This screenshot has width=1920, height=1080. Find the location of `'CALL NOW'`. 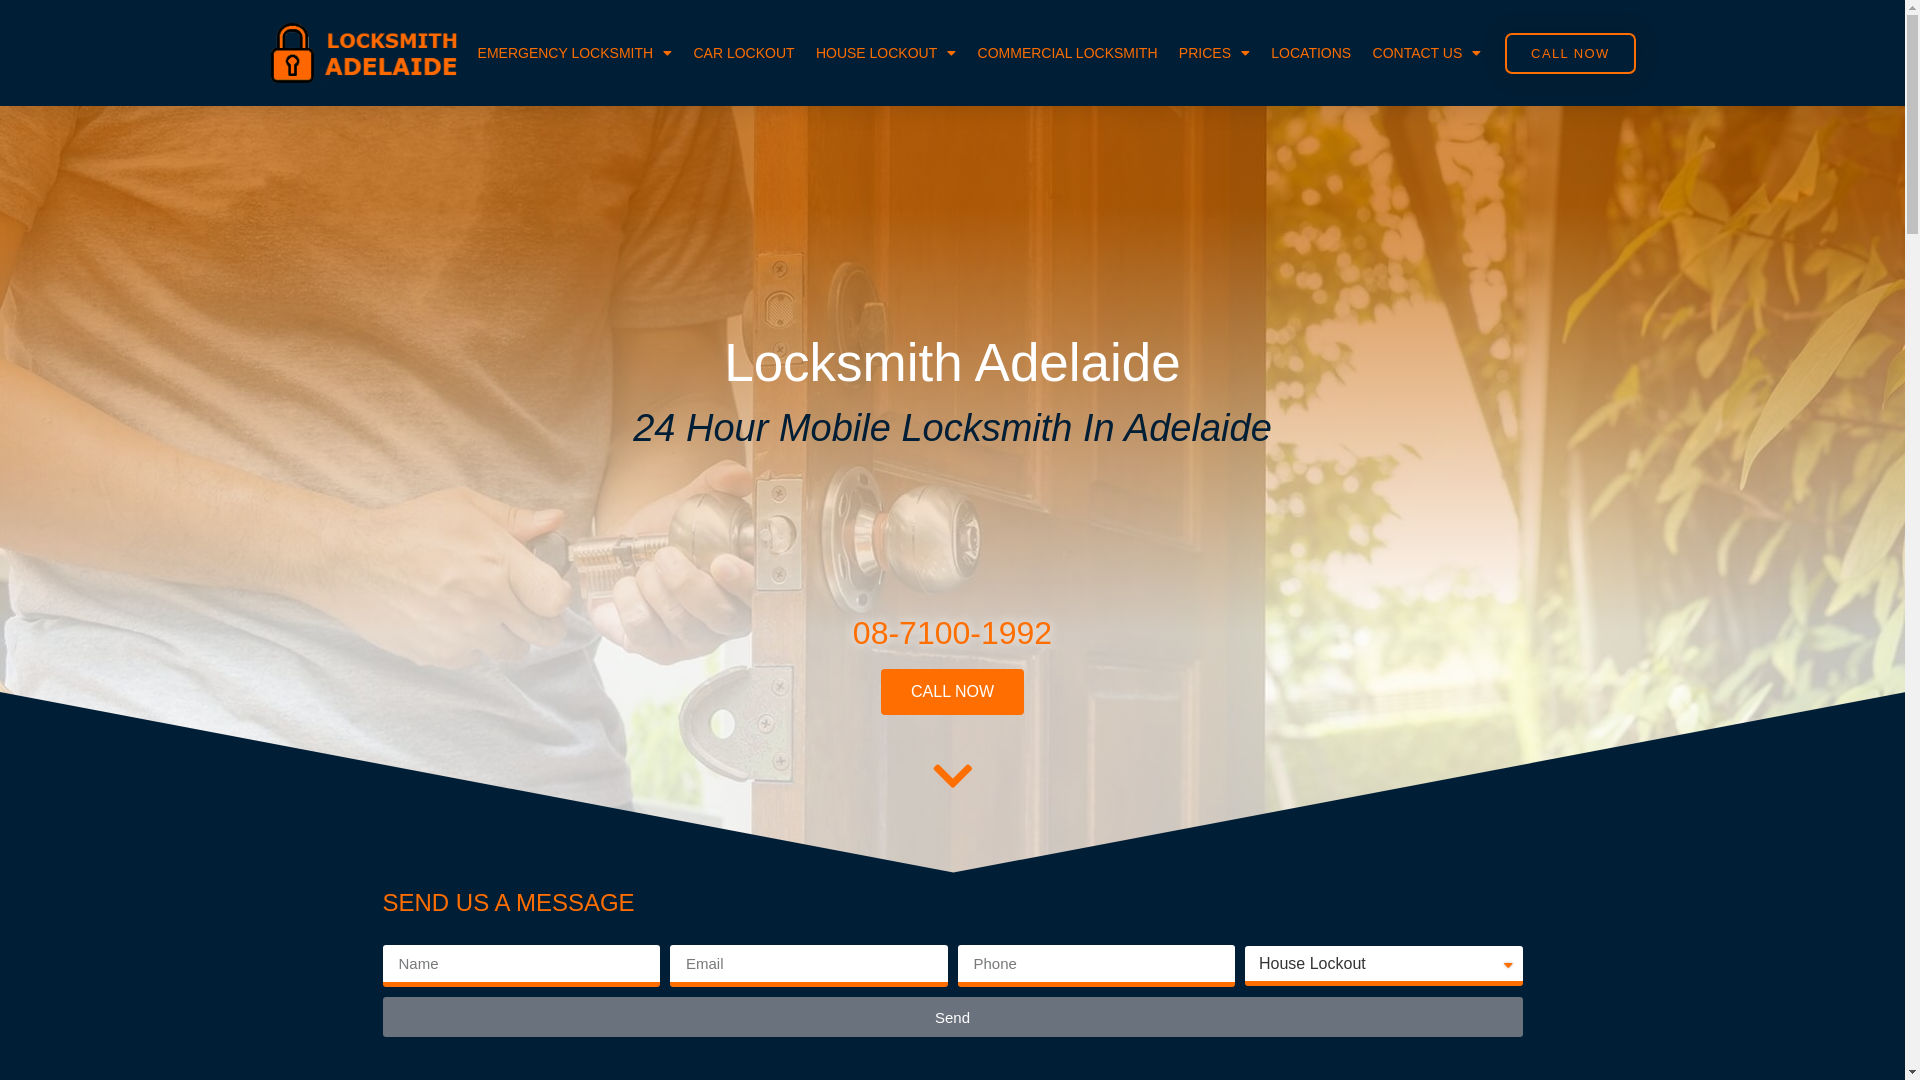

'CALL NOW' is located at coordinates (951, 690).